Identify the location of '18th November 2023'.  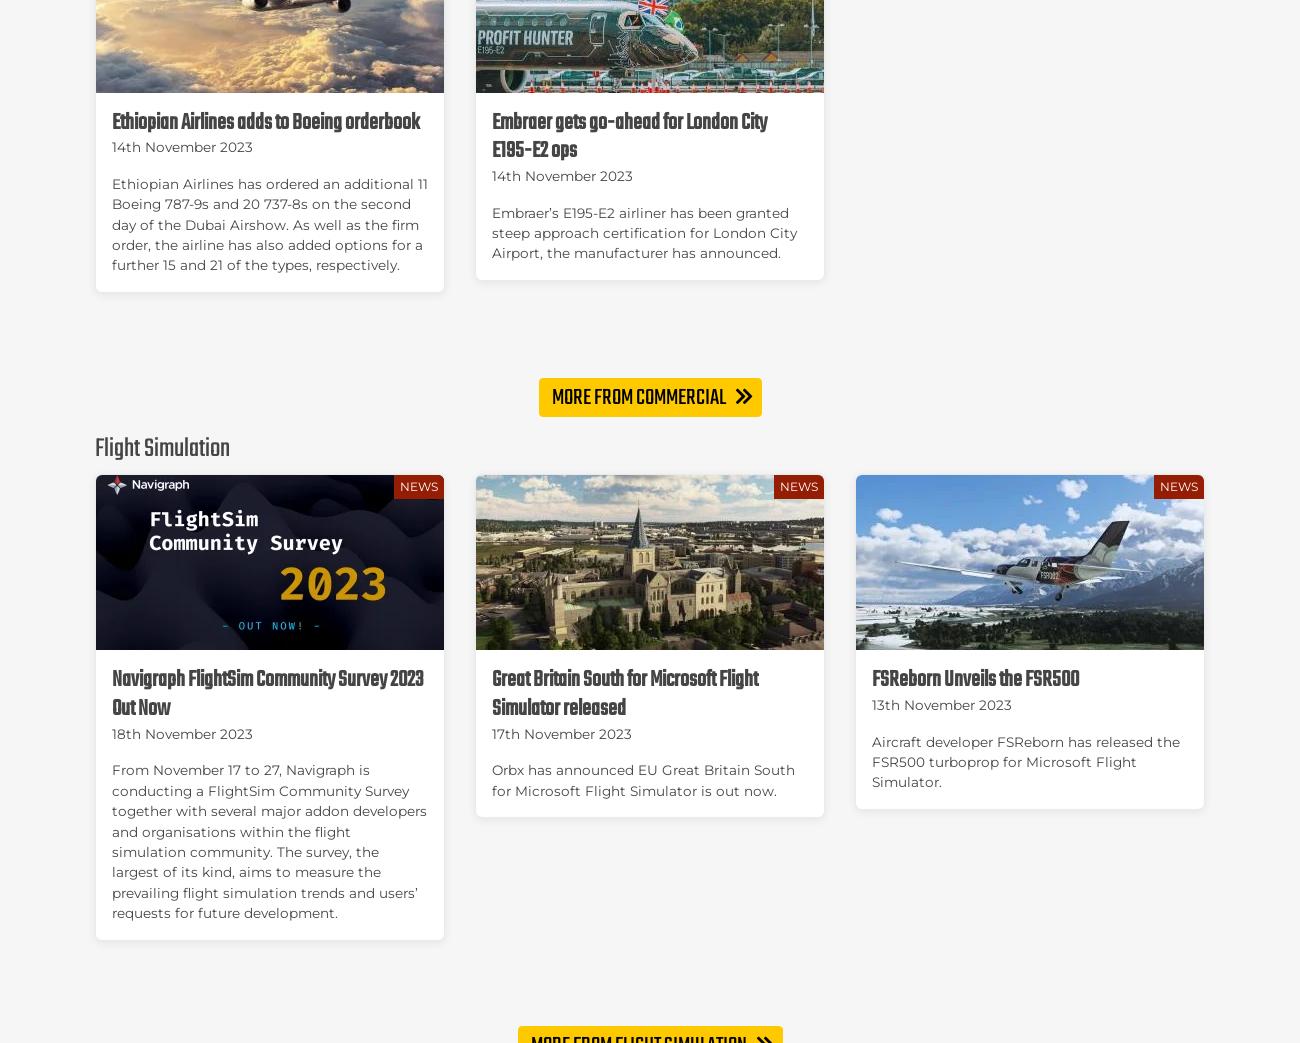
(111, 733).